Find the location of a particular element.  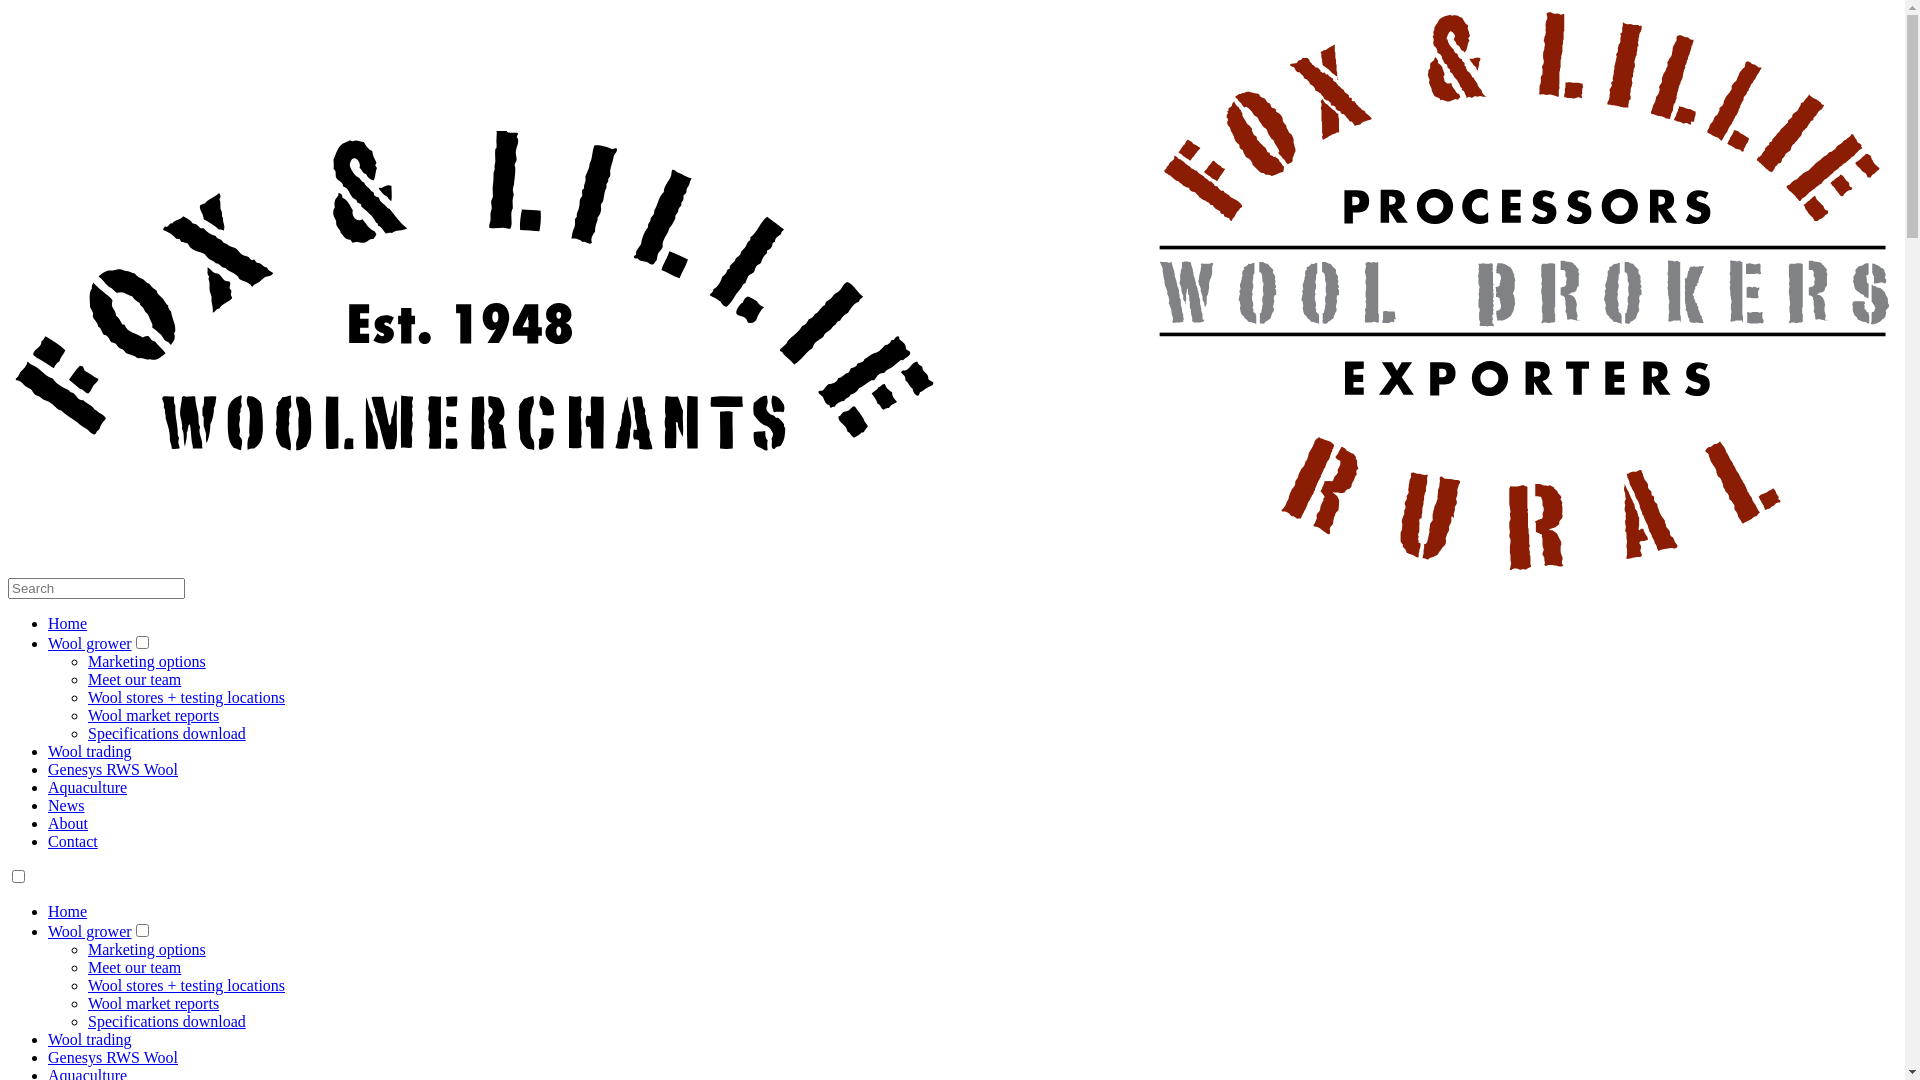

'News' is located at coordinates (66, 804).